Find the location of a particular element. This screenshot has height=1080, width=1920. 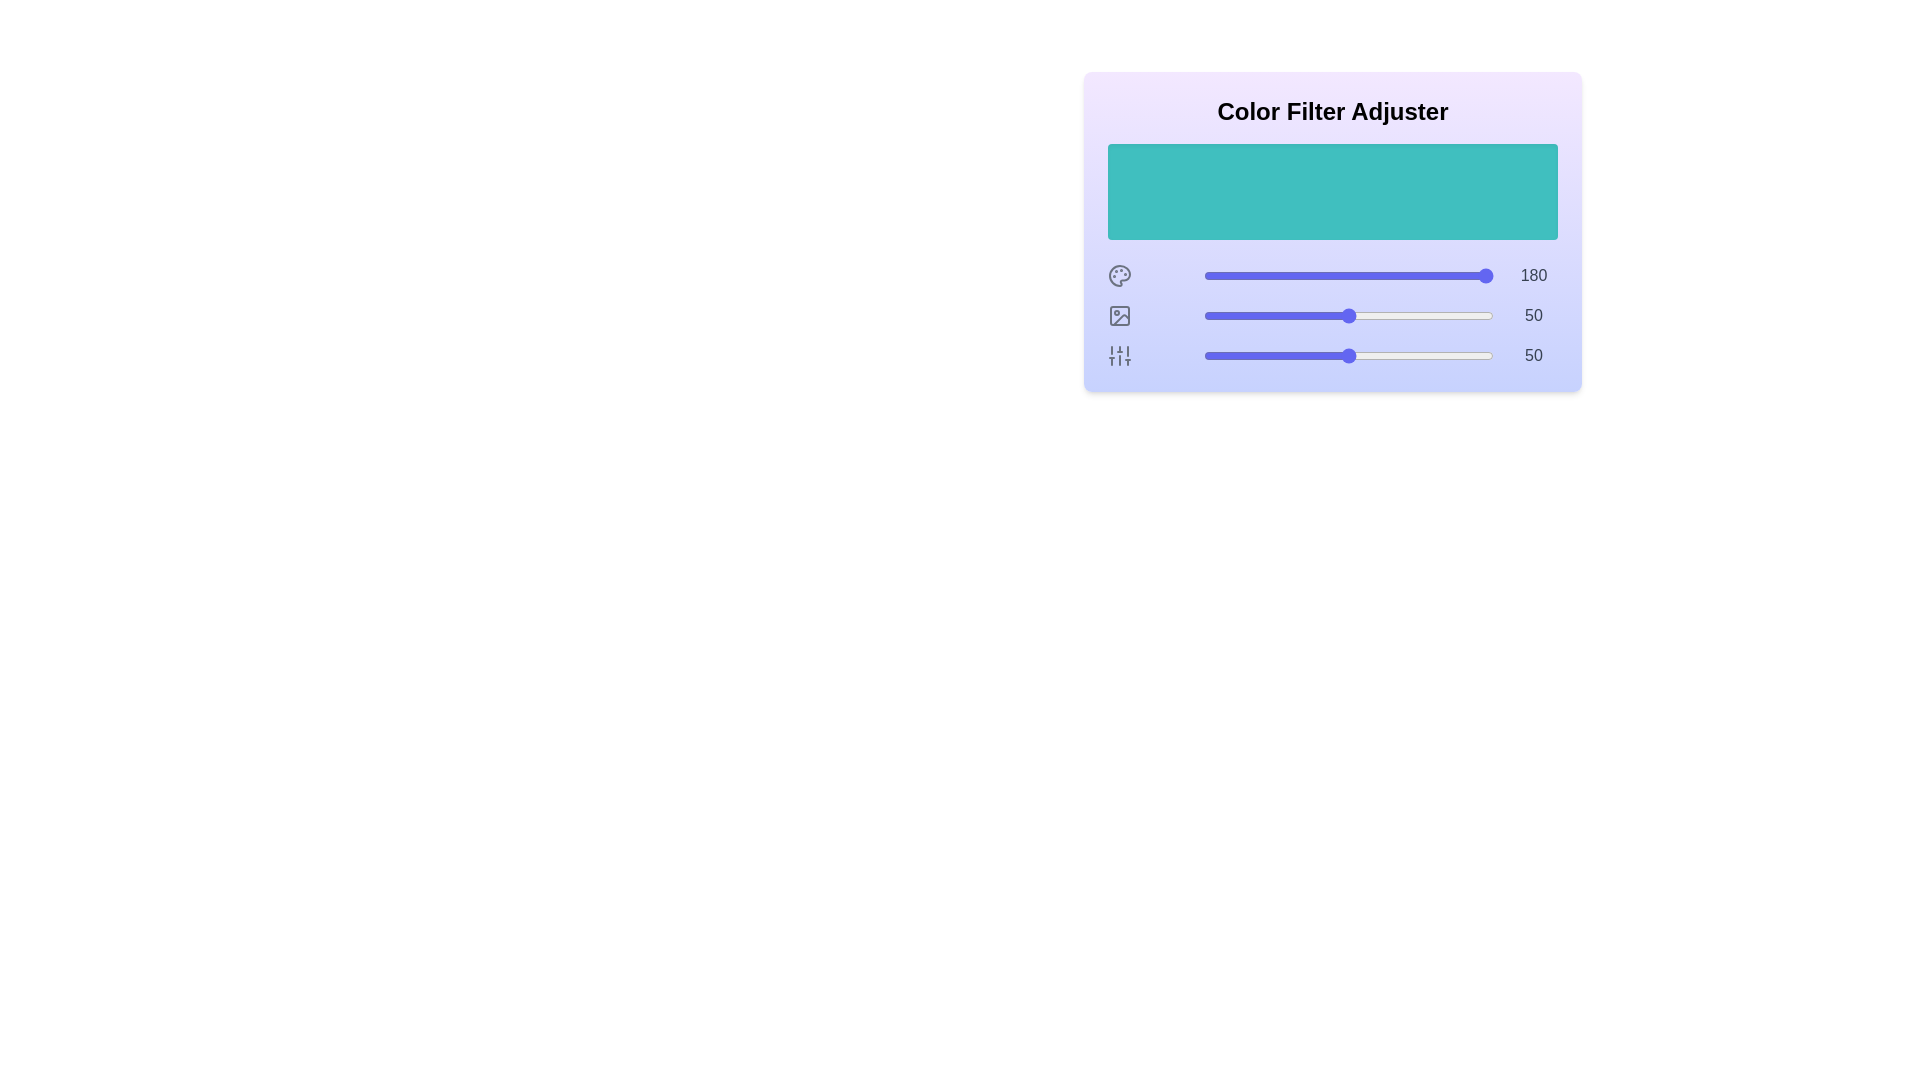

the 1 slider to 18 to observe the color preview area is located at coordinates (1255, 315).